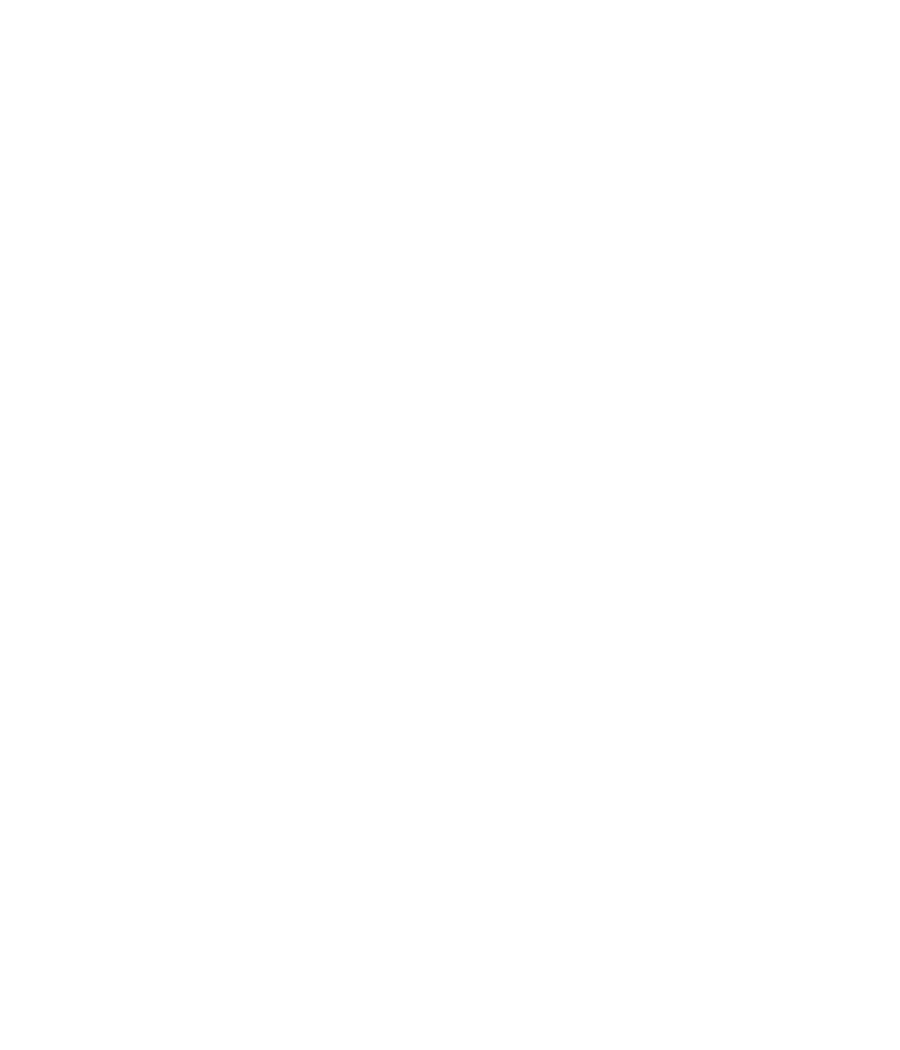 The image size is (900, 1050). Describe the element at coordinates (365, 849) in the screenshot. I see `'Terms of Use'` at that location.